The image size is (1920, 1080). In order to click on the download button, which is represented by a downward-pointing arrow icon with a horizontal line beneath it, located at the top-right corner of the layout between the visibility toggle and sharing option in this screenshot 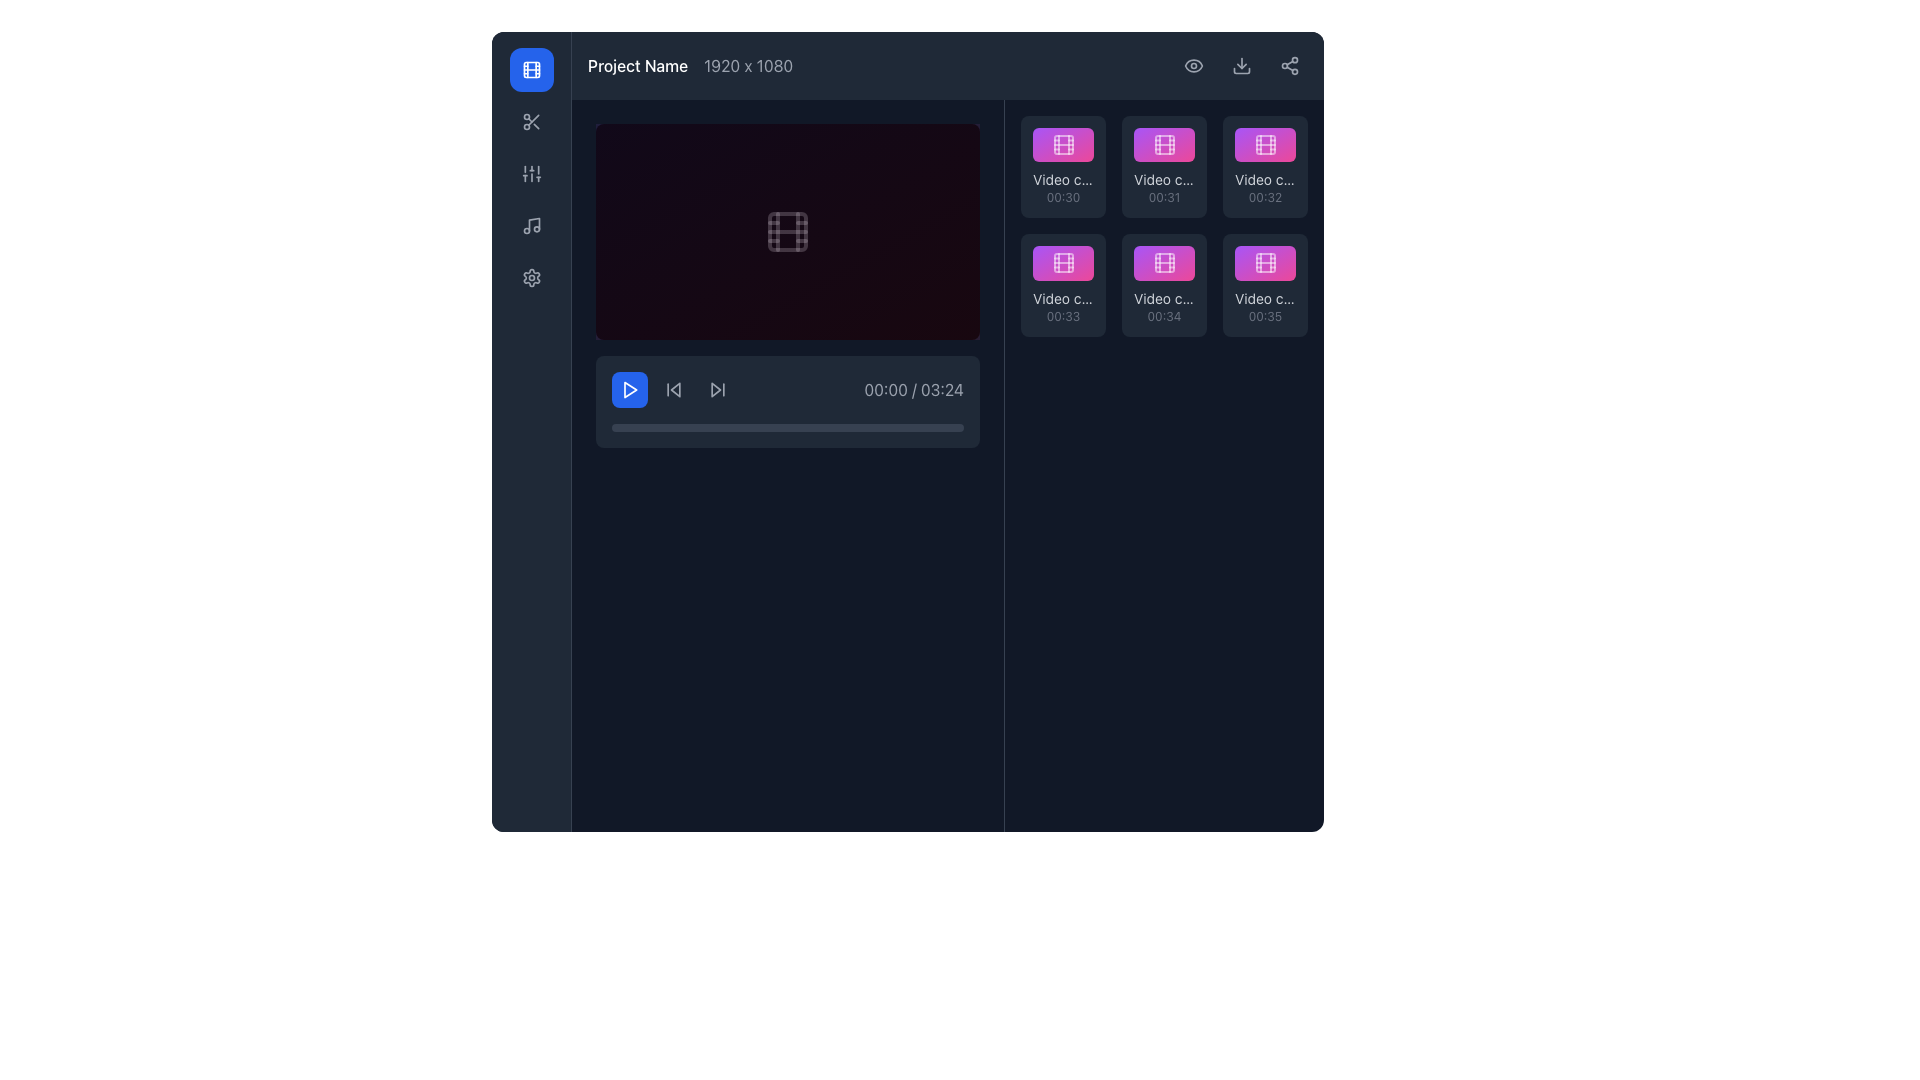, I will do `click(1241, 64)`.